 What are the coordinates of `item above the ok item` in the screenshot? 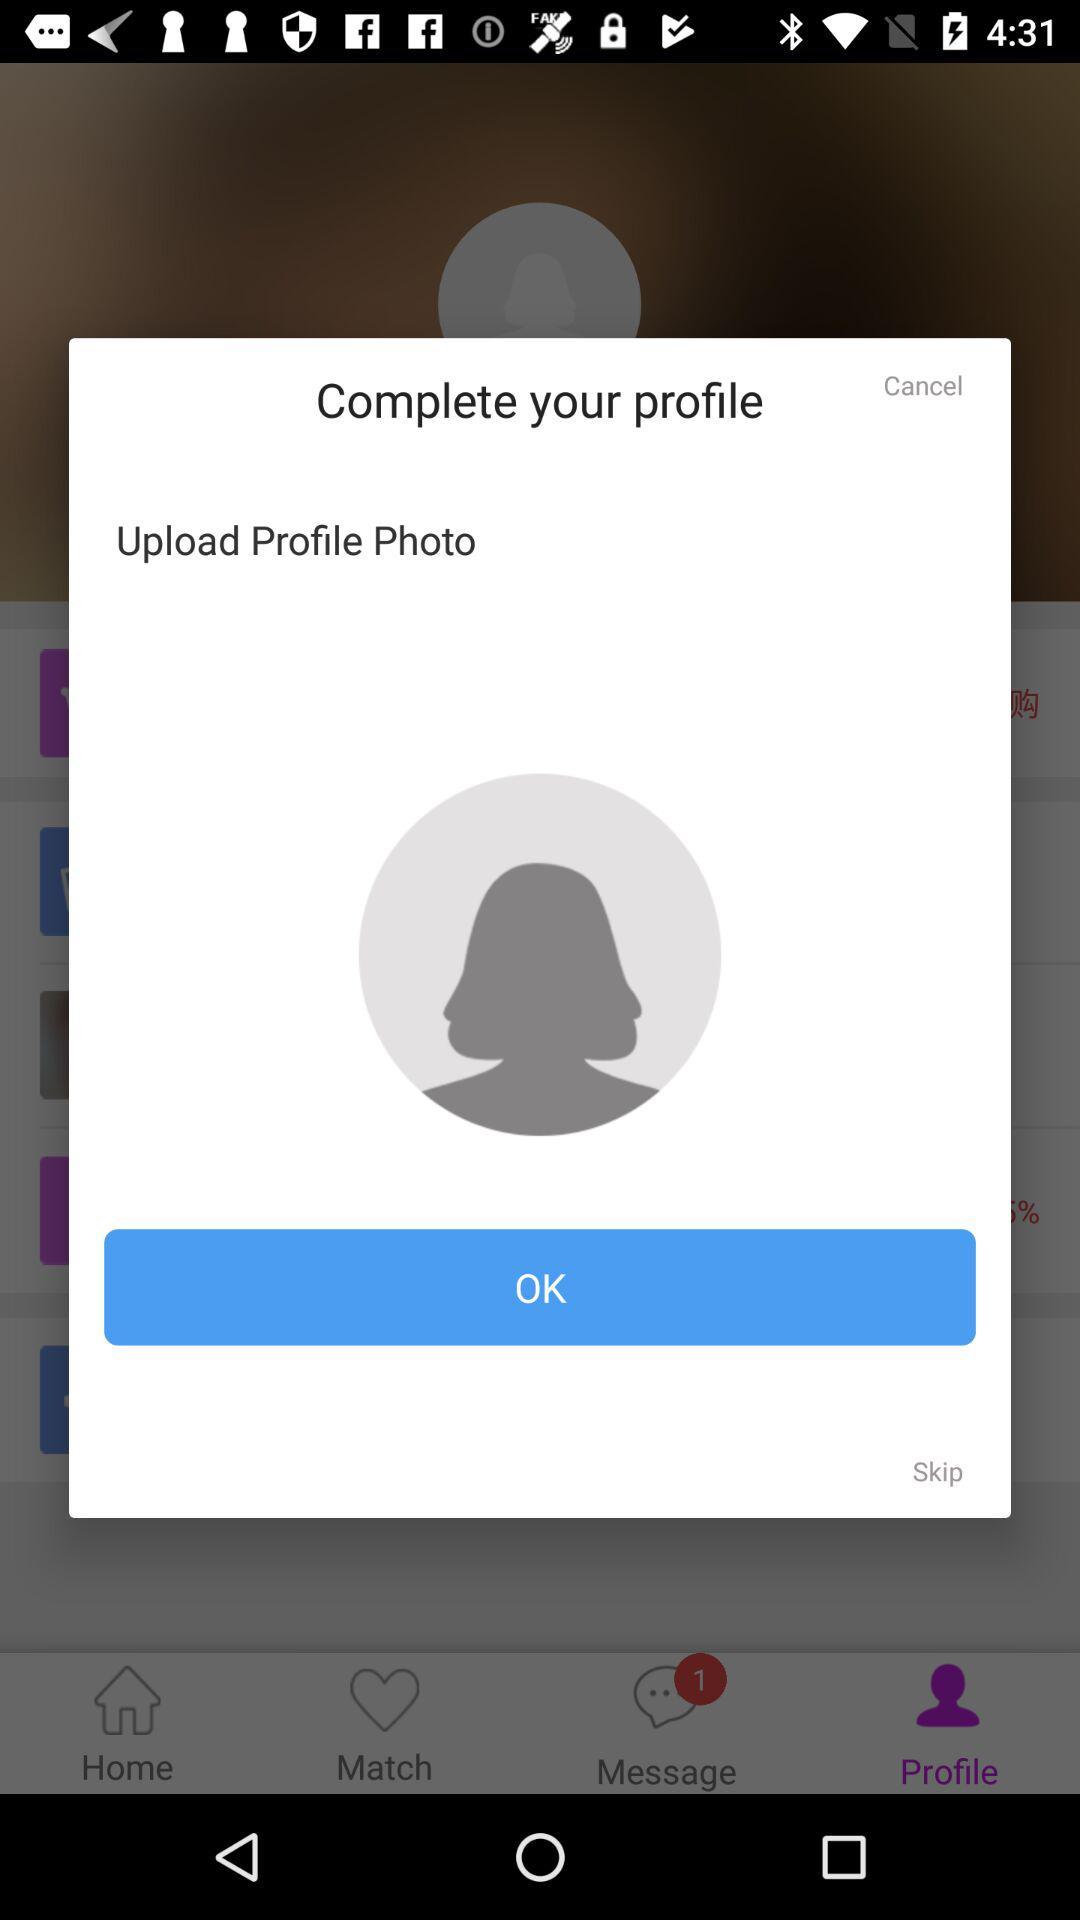 It's located at (540, 953).